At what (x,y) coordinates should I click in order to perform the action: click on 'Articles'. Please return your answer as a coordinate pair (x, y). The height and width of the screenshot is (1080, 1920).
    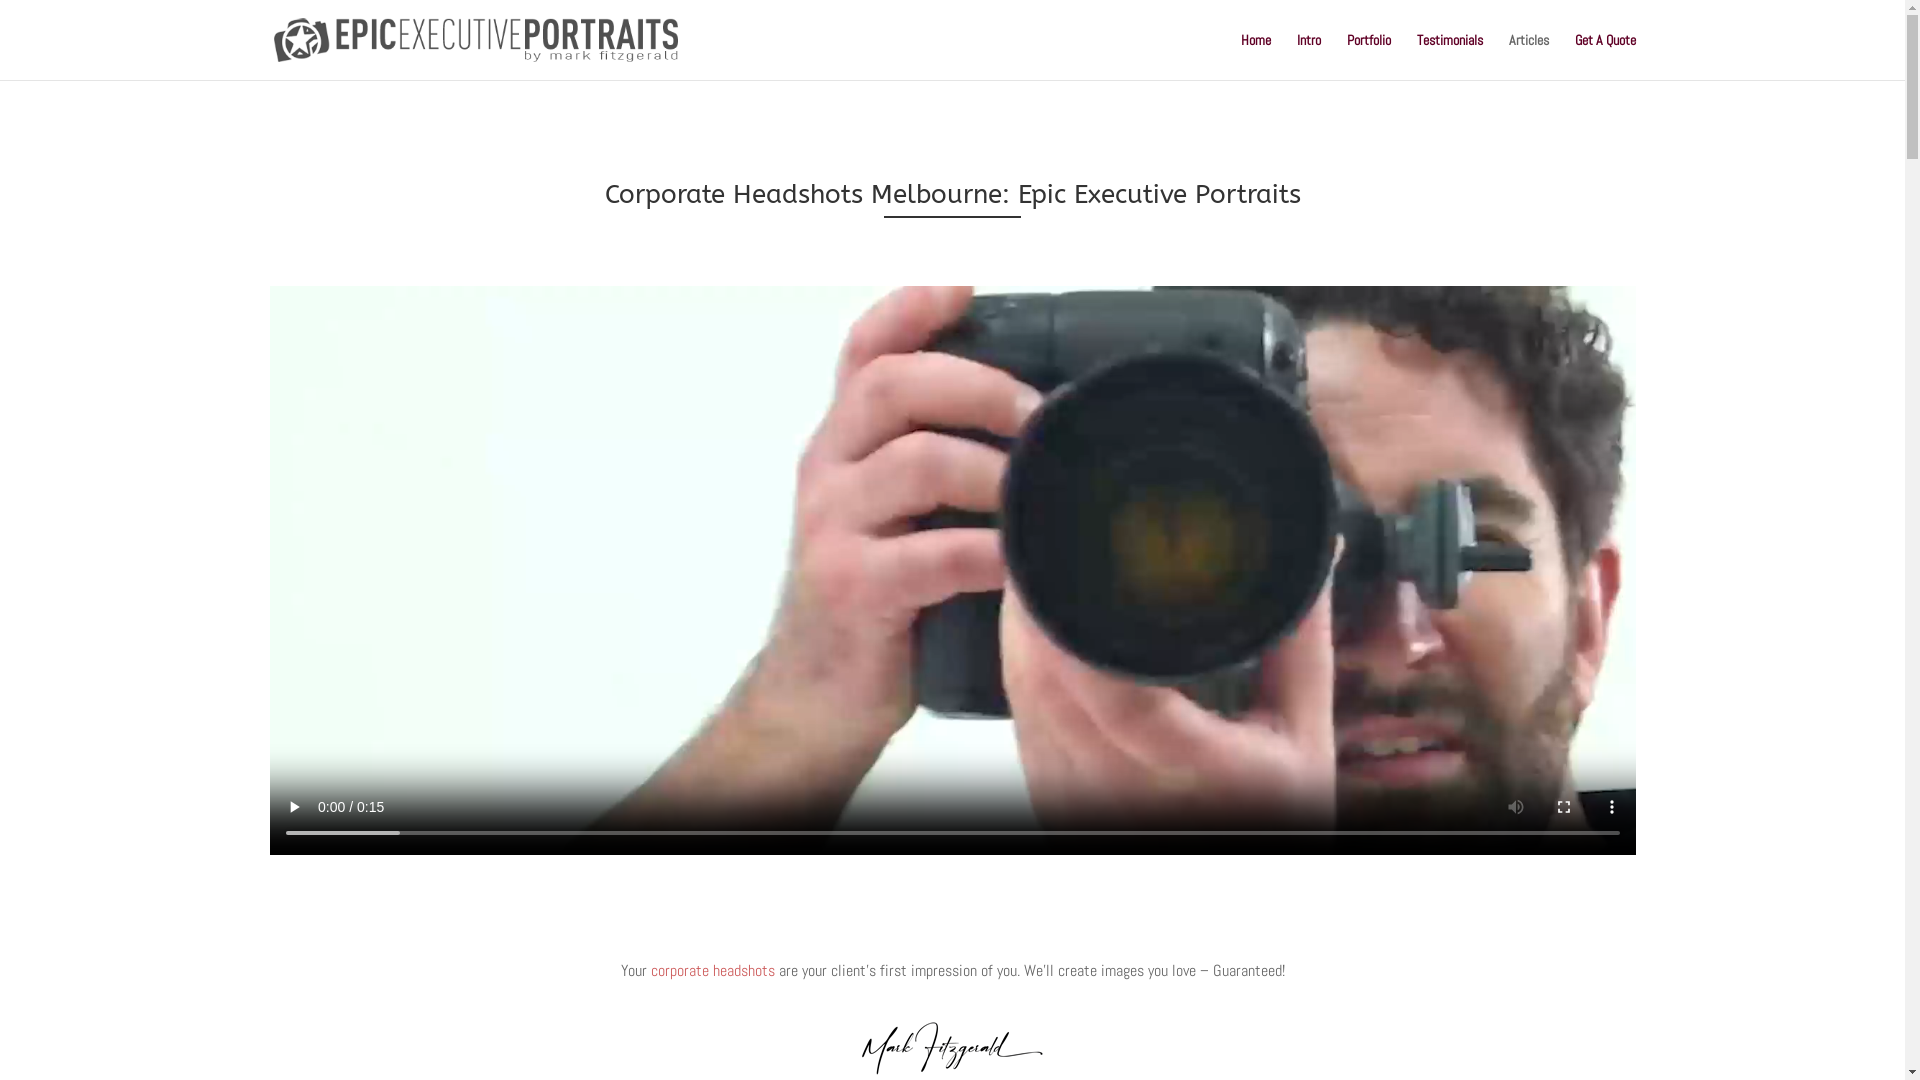
    Looking at the image, I should click on (1507, 55).